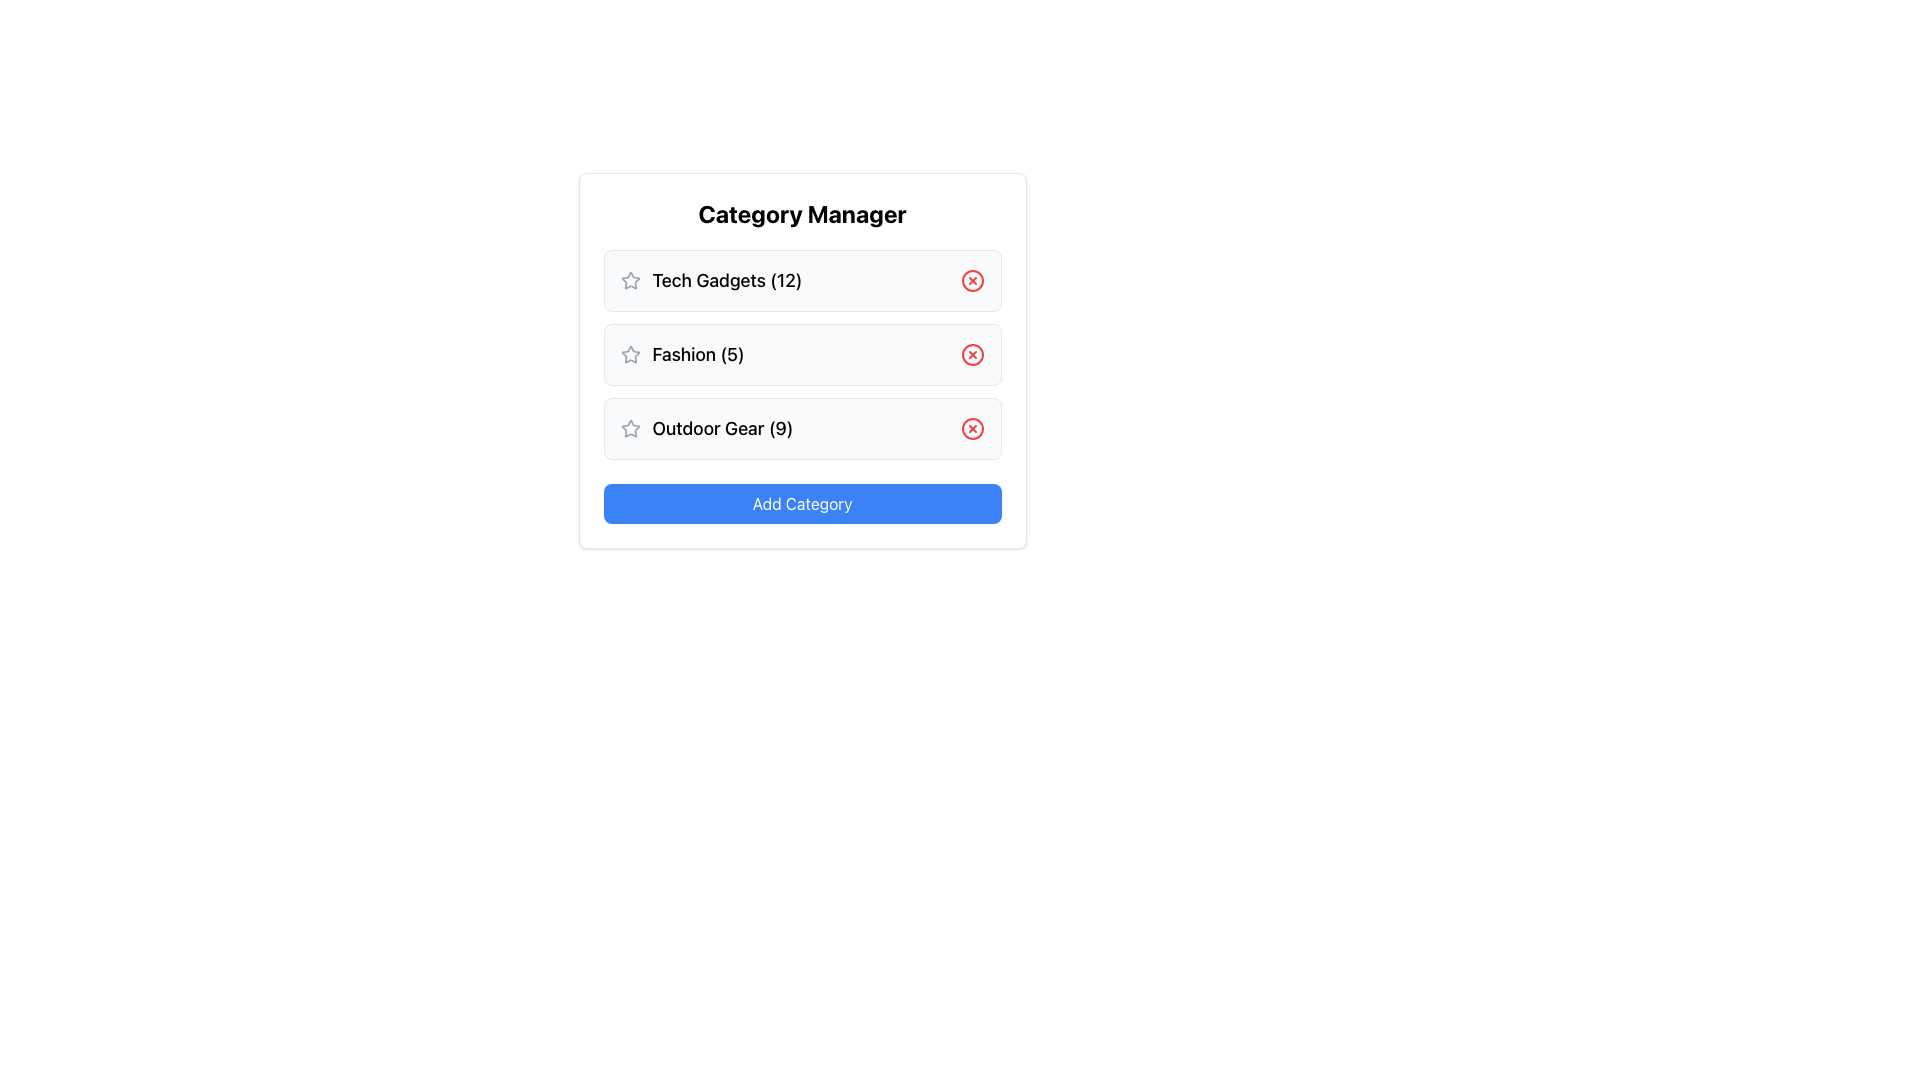  Describe the element at coordinates (972, 427) in the screenshot. I see `the circular graphical element representing deletion, which is part of a delete icon located at the rightmost position of the third item in a vertical list of categories` at that location.